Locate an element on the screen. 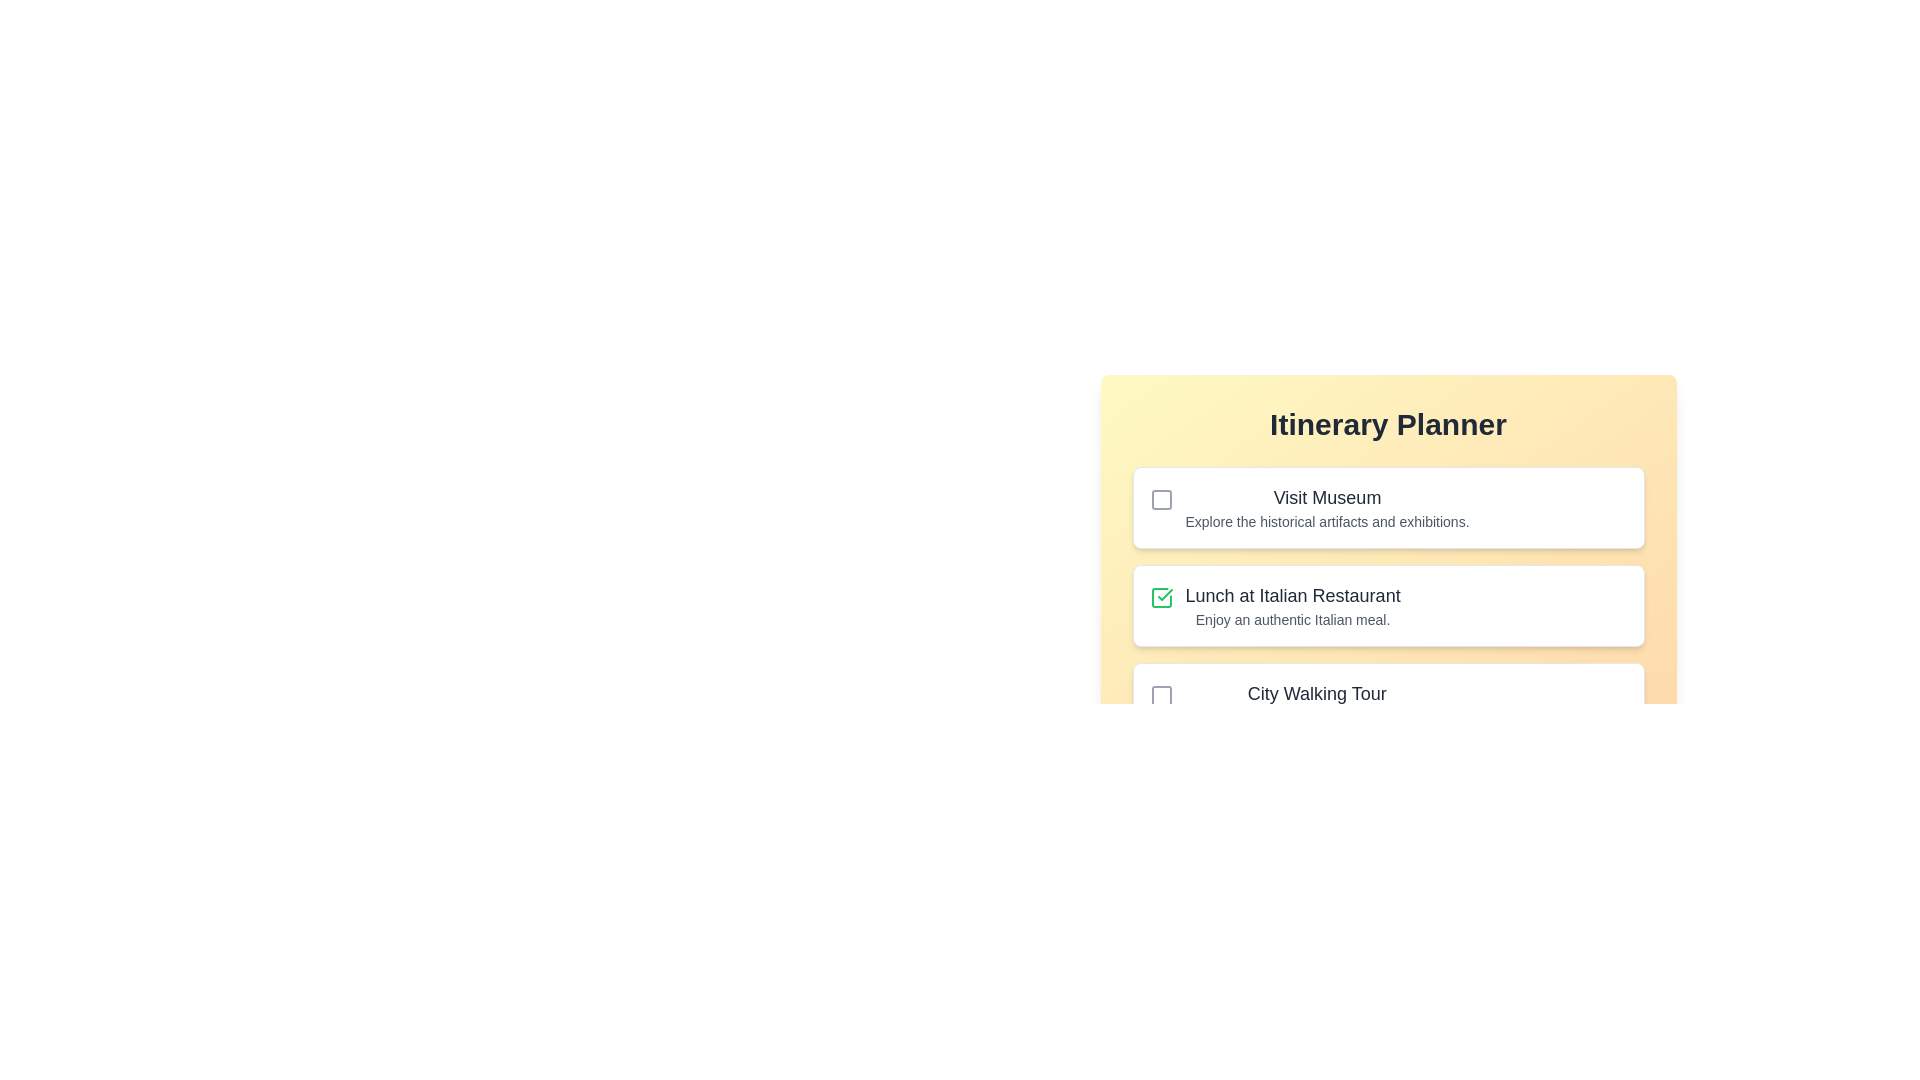 The width and height of the screenshot is (1920, 1080). the small square icon with rounded corners located in the upper-left corner of the 'Visit Museum' option in the list is located at coordinates (1161, 499).